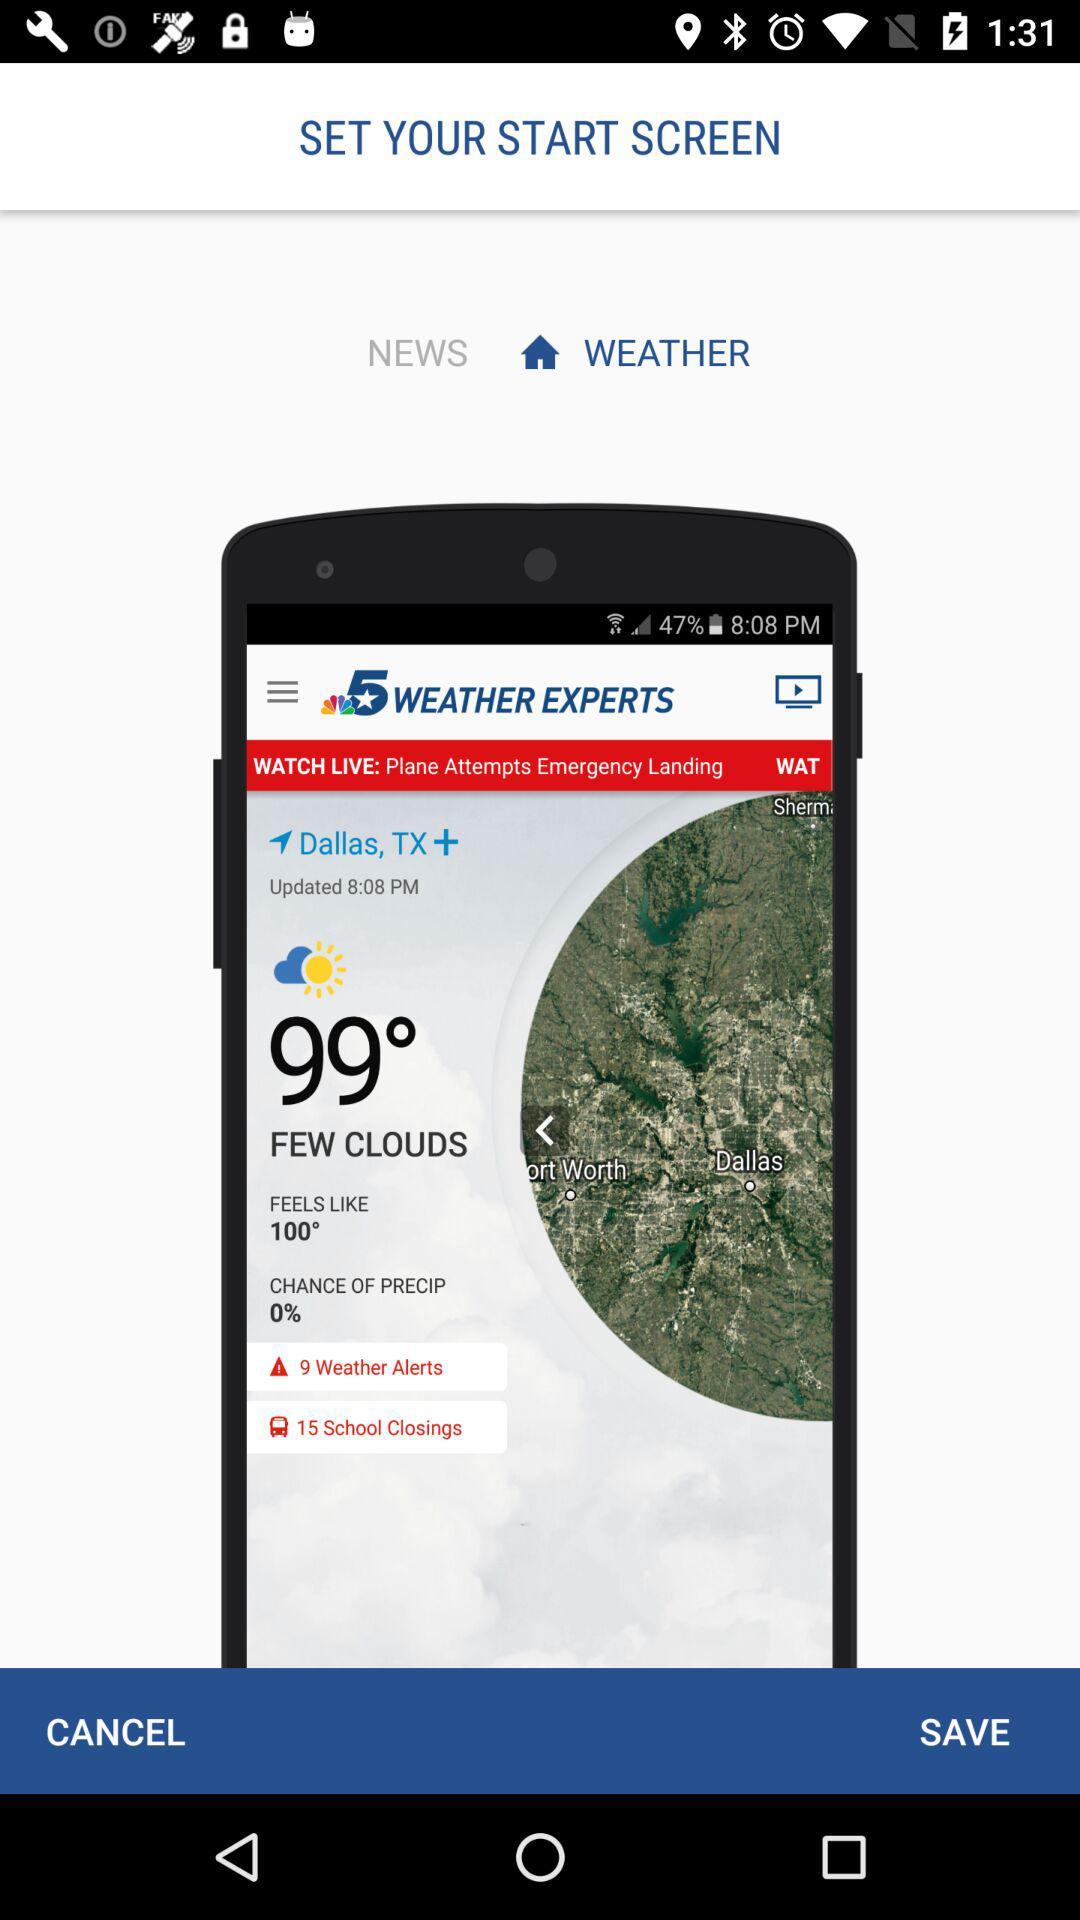  What do you see at coordinates (115, 1730) in the screenshot?
I see `the item to the left of save` at bounding box center [115, 1730].